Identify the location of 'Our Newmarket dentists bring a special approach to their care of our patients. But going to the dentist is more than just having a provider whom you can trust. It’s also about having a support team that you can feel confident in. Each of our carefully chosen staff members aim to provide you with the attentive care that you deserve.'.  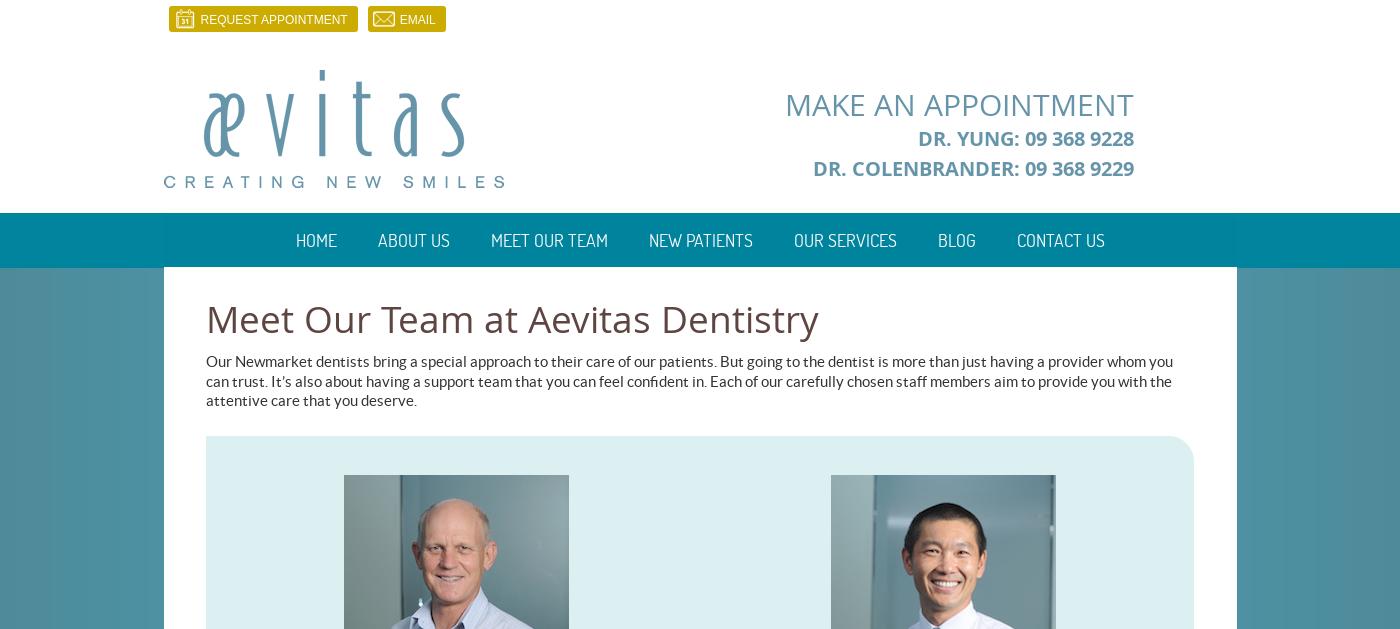
(689, 380).